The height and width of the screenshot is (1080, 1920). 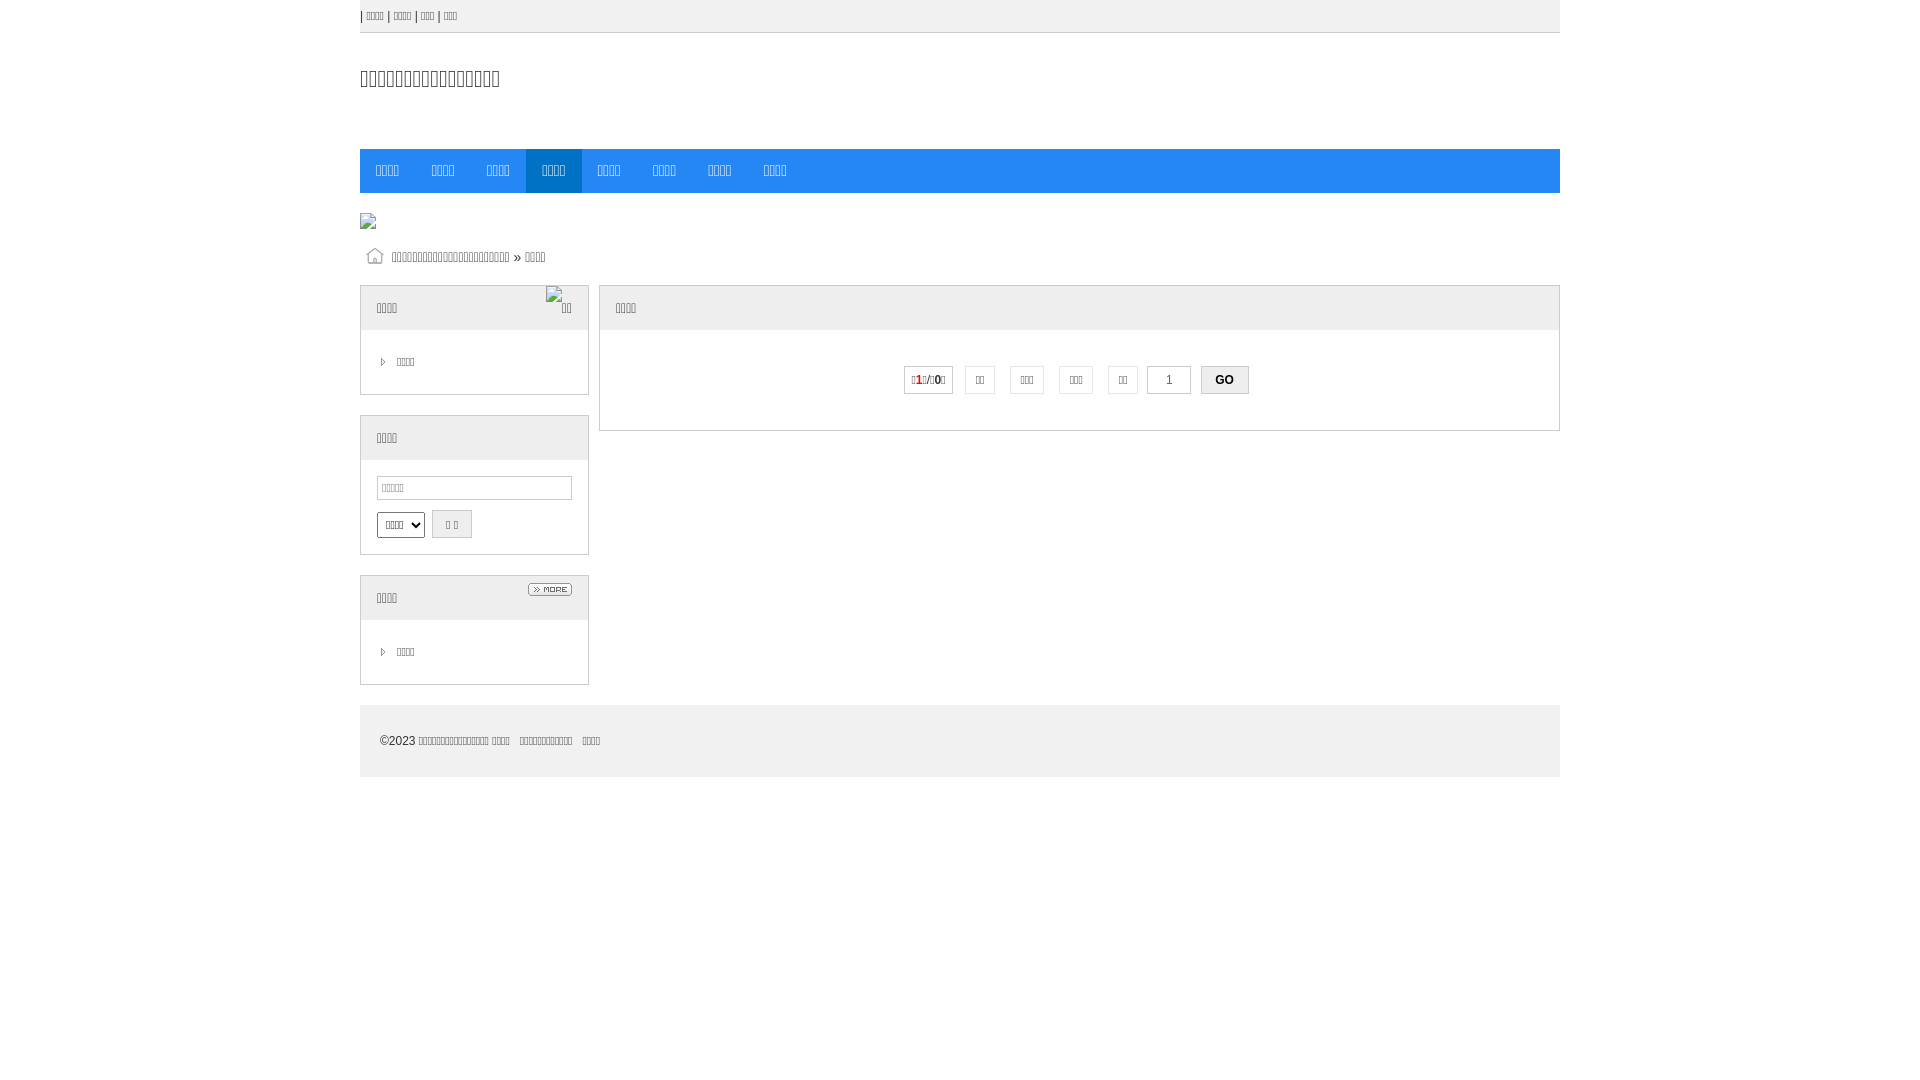 What do you see at coordinates (1200, 380) in the screenshot?
I see `'GO'` at bounding box center [1200, 380].